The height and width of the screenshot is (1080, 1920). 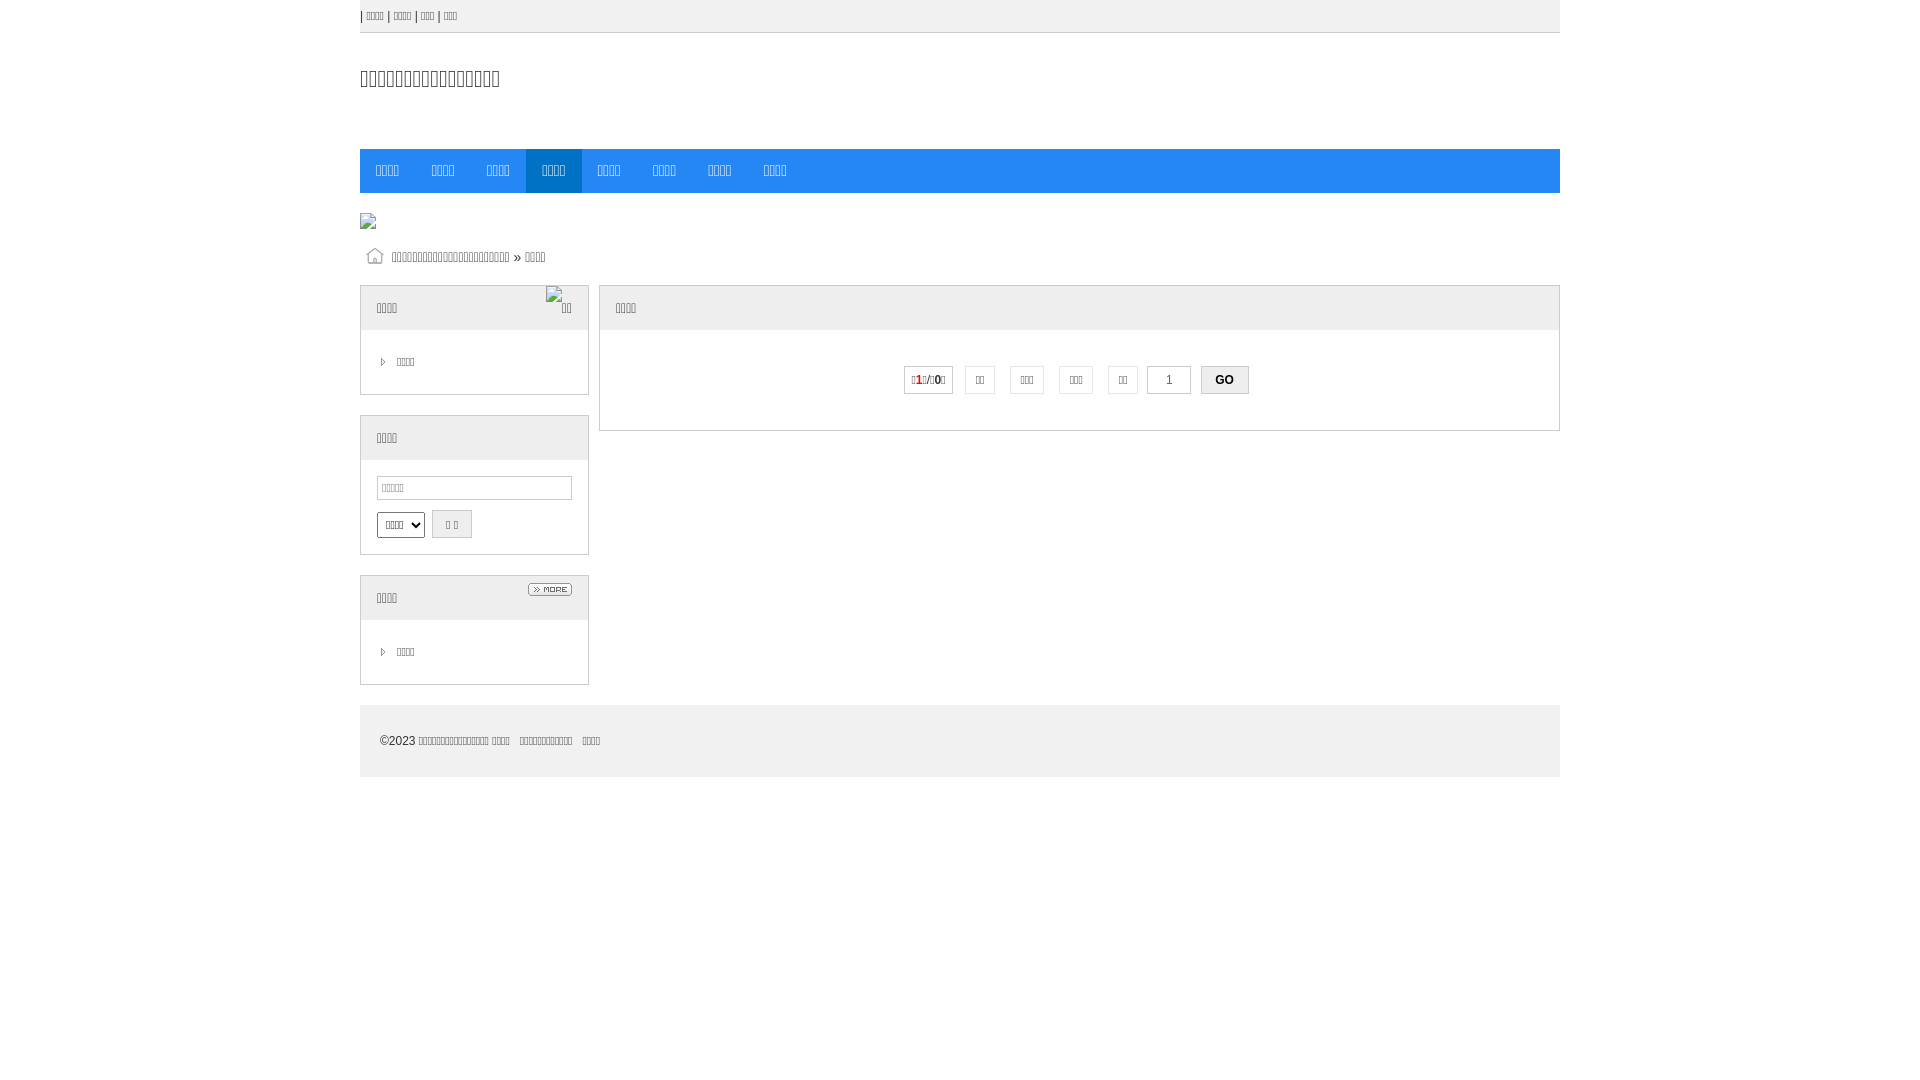 What do you see at coordinates (1200, 380) in the screenshot?
I see `'GO'` at bounding box center [1200, 380].